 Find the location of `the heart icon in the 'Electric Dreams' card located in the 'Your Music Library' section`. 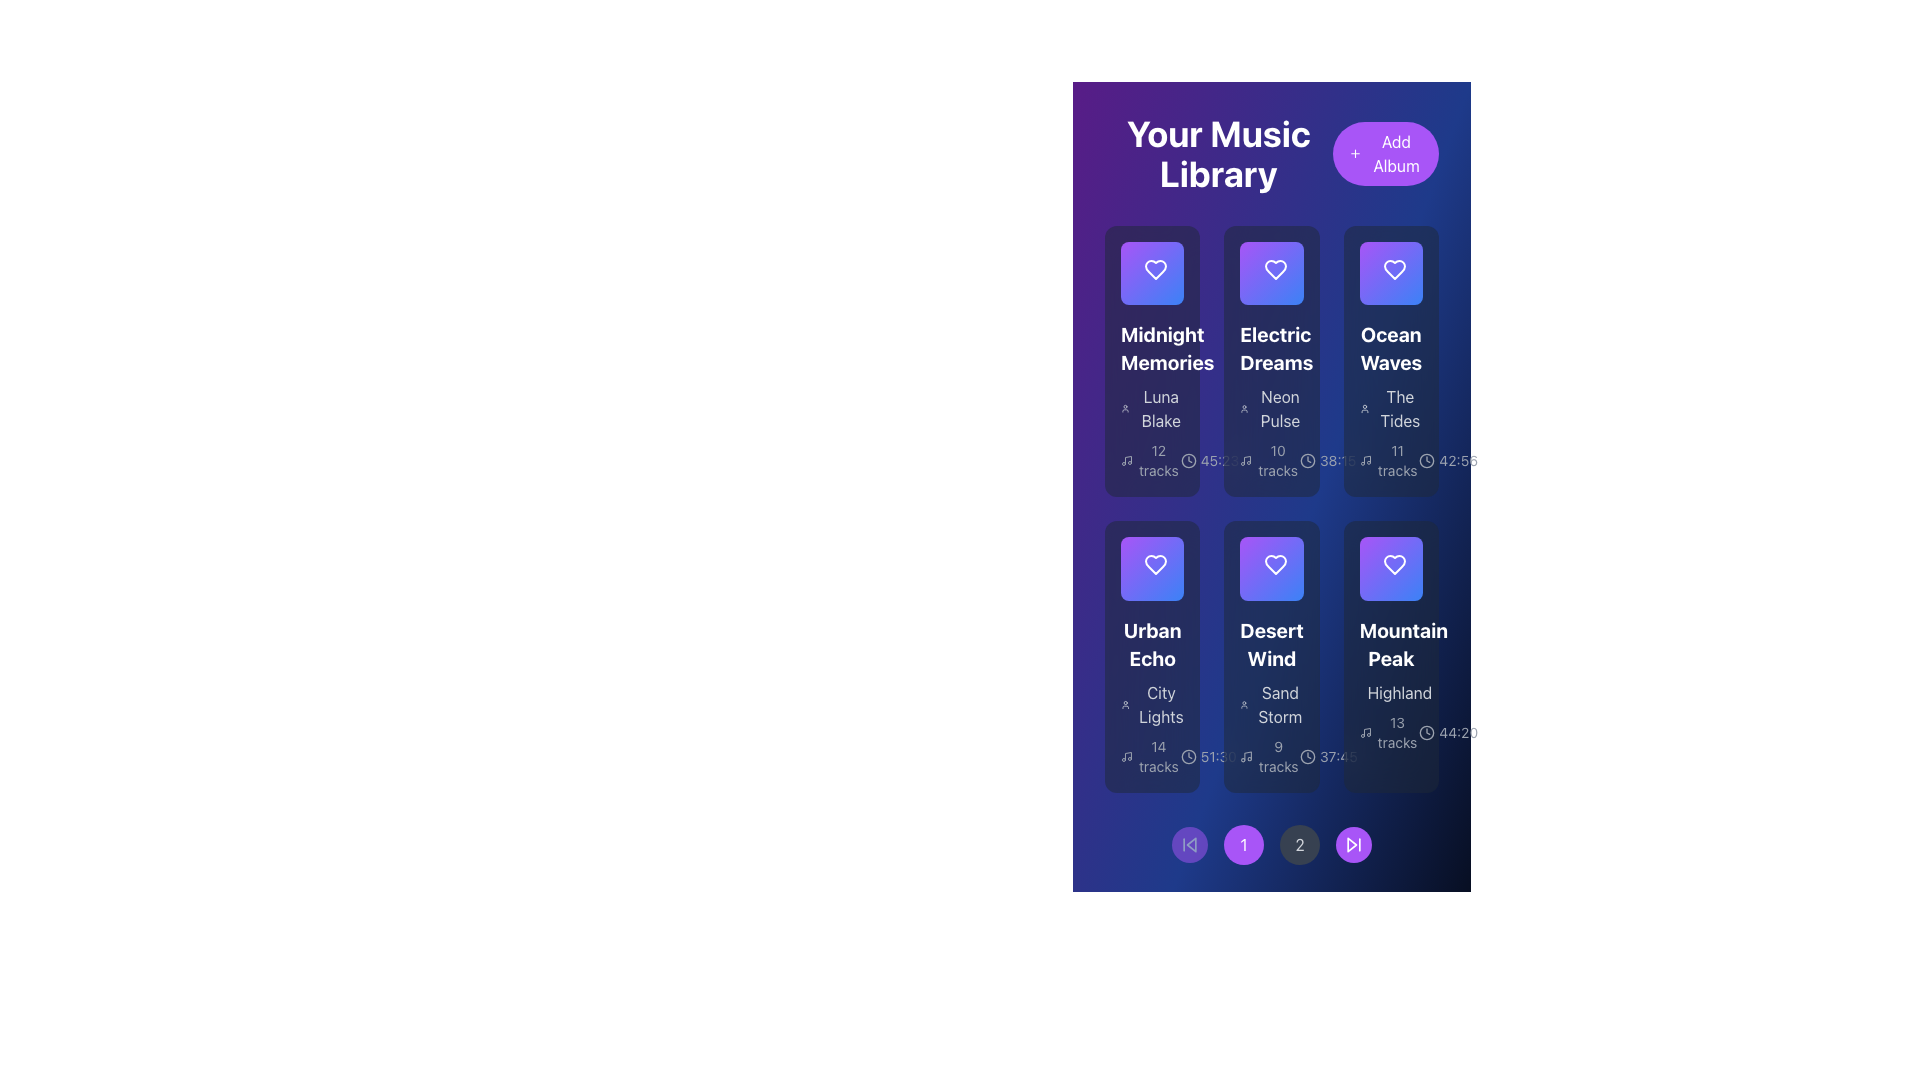

the heart icon in the 'Electric Dreams' card located in the 'Your Music Library' section is located at coordinates (1271, 273).